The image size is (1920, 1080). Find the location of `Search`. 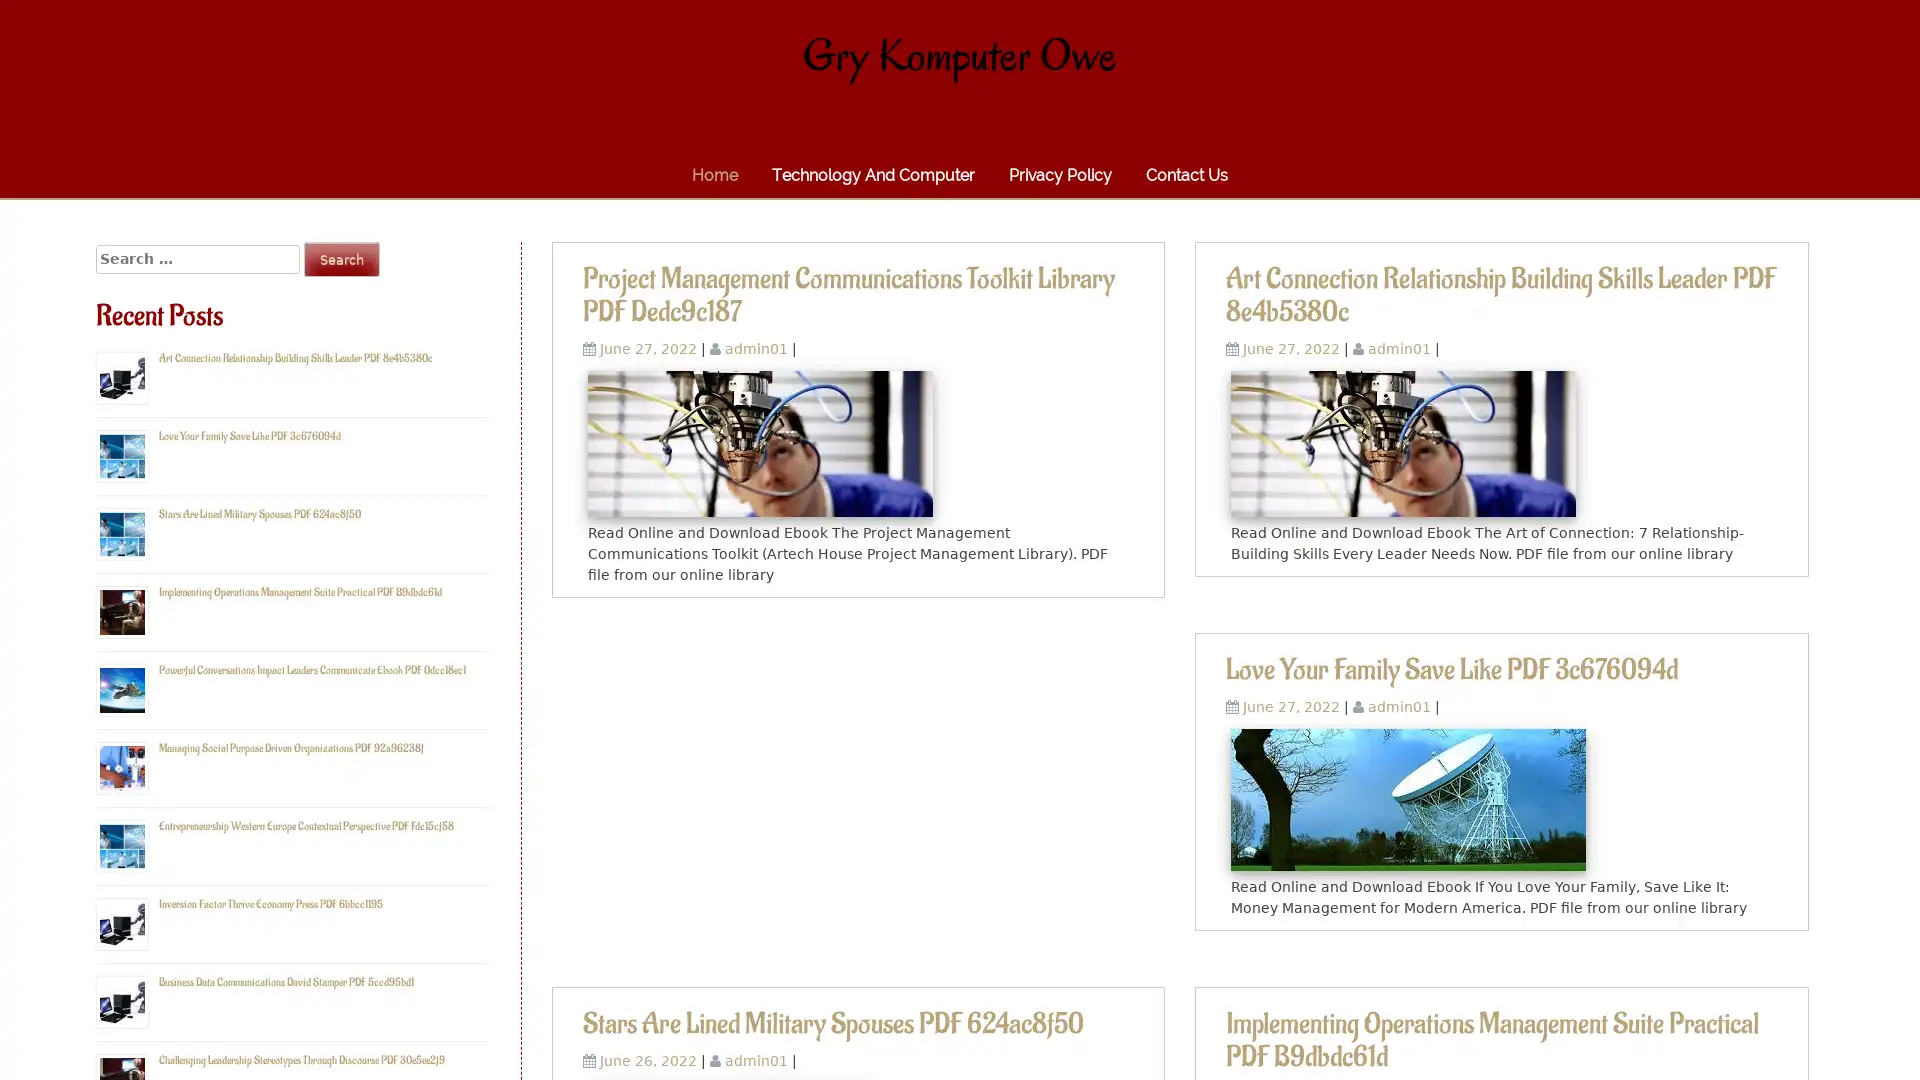

Search is located at coordinates (341, 258).